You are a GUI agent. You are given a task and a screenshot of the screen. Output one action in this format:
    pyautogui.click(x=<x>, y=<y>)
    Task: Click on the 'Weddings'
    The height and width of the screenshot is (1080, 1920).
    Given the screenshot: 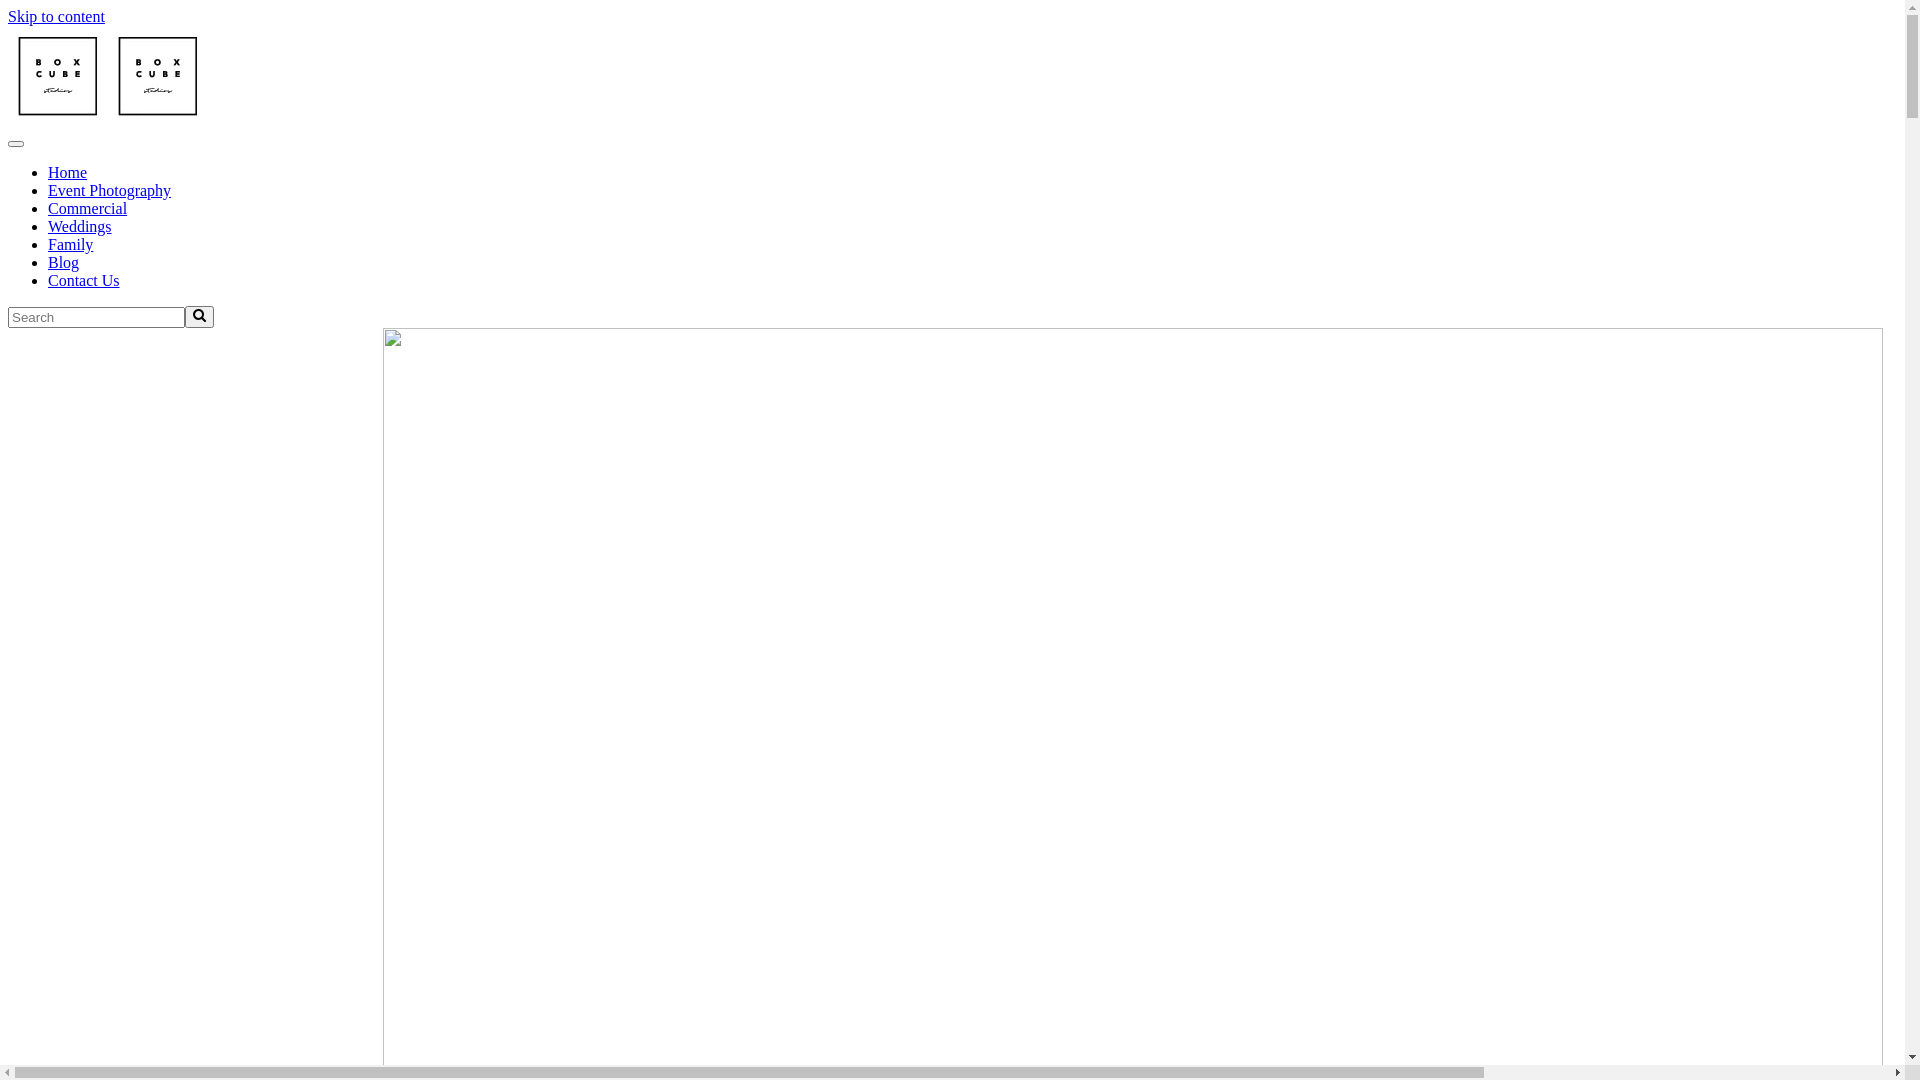 What is the action you would take?
    pyautogui.click(x=80, y=225)
    